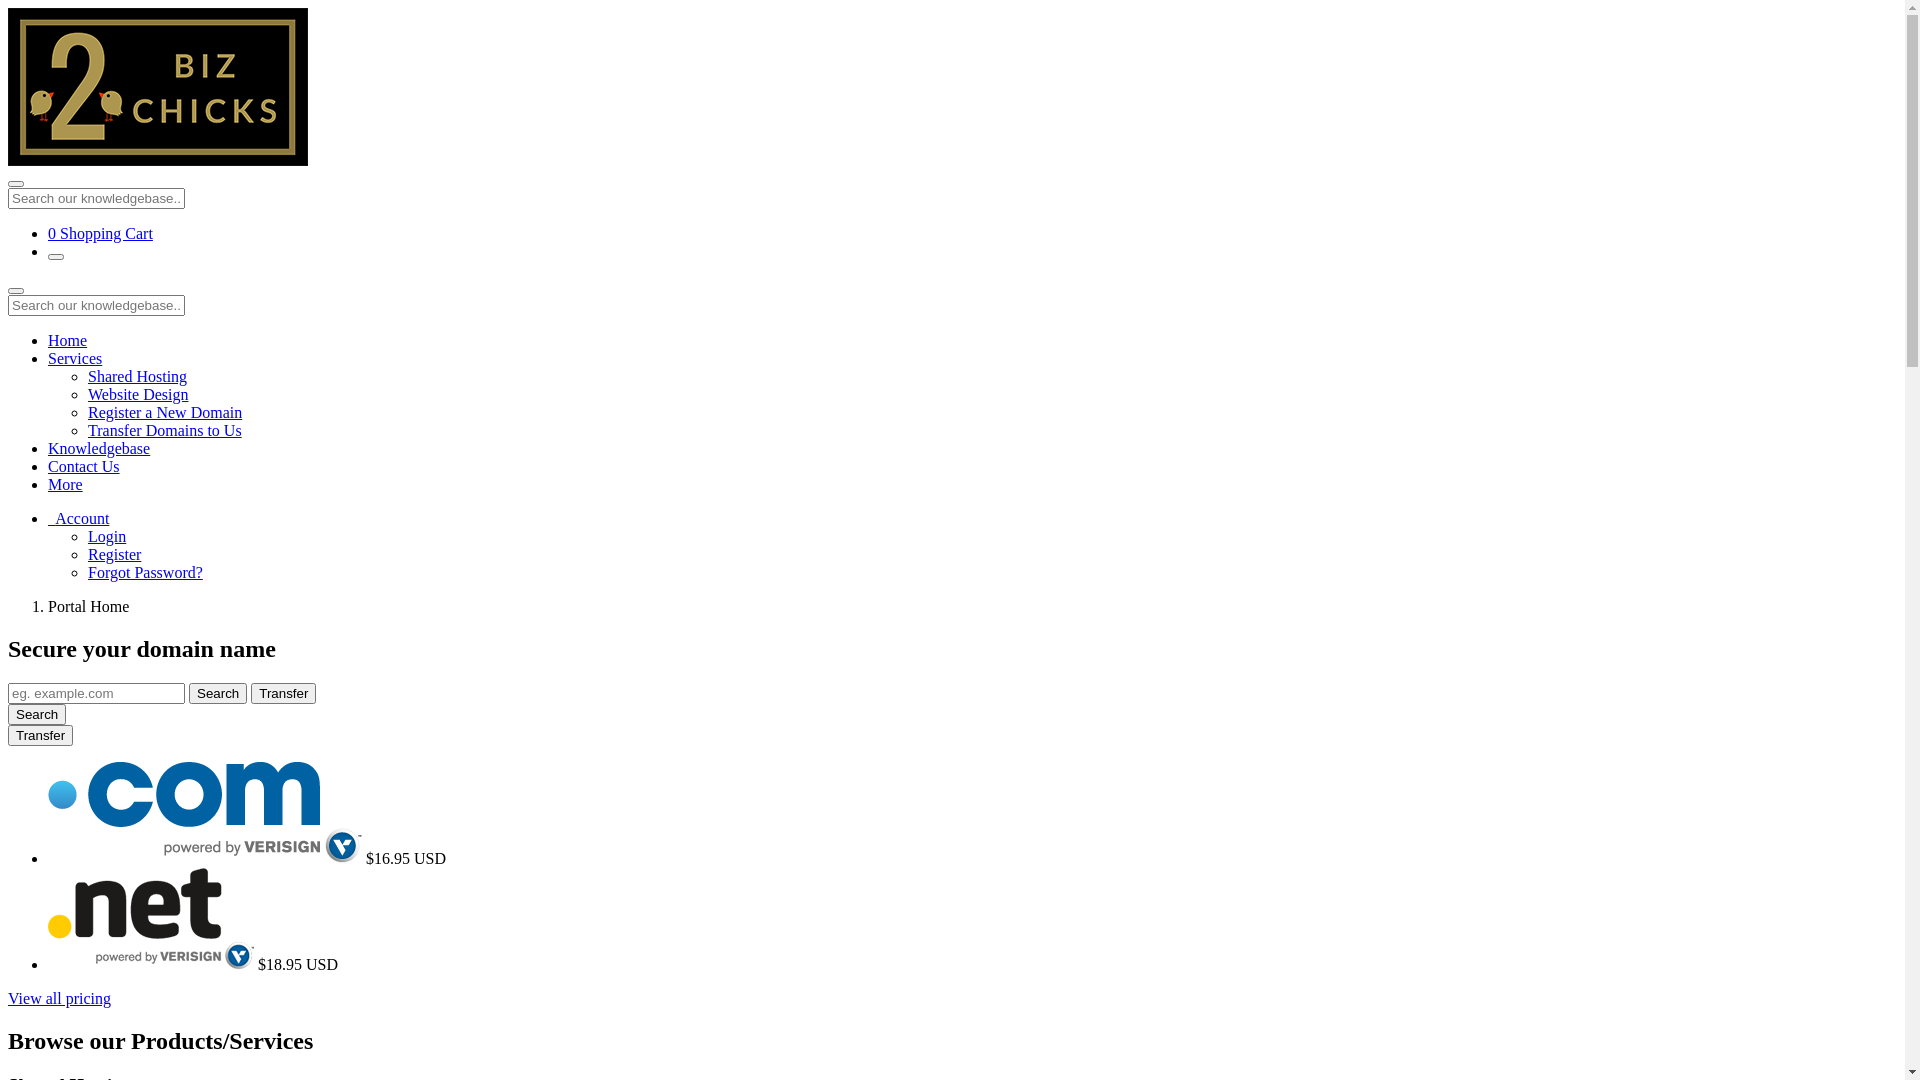 This screenshot has height=1080, width=1920. Describe the element at coordinates (164, 411) in the screenshot. I see `'Register a New Domain'` at that location.